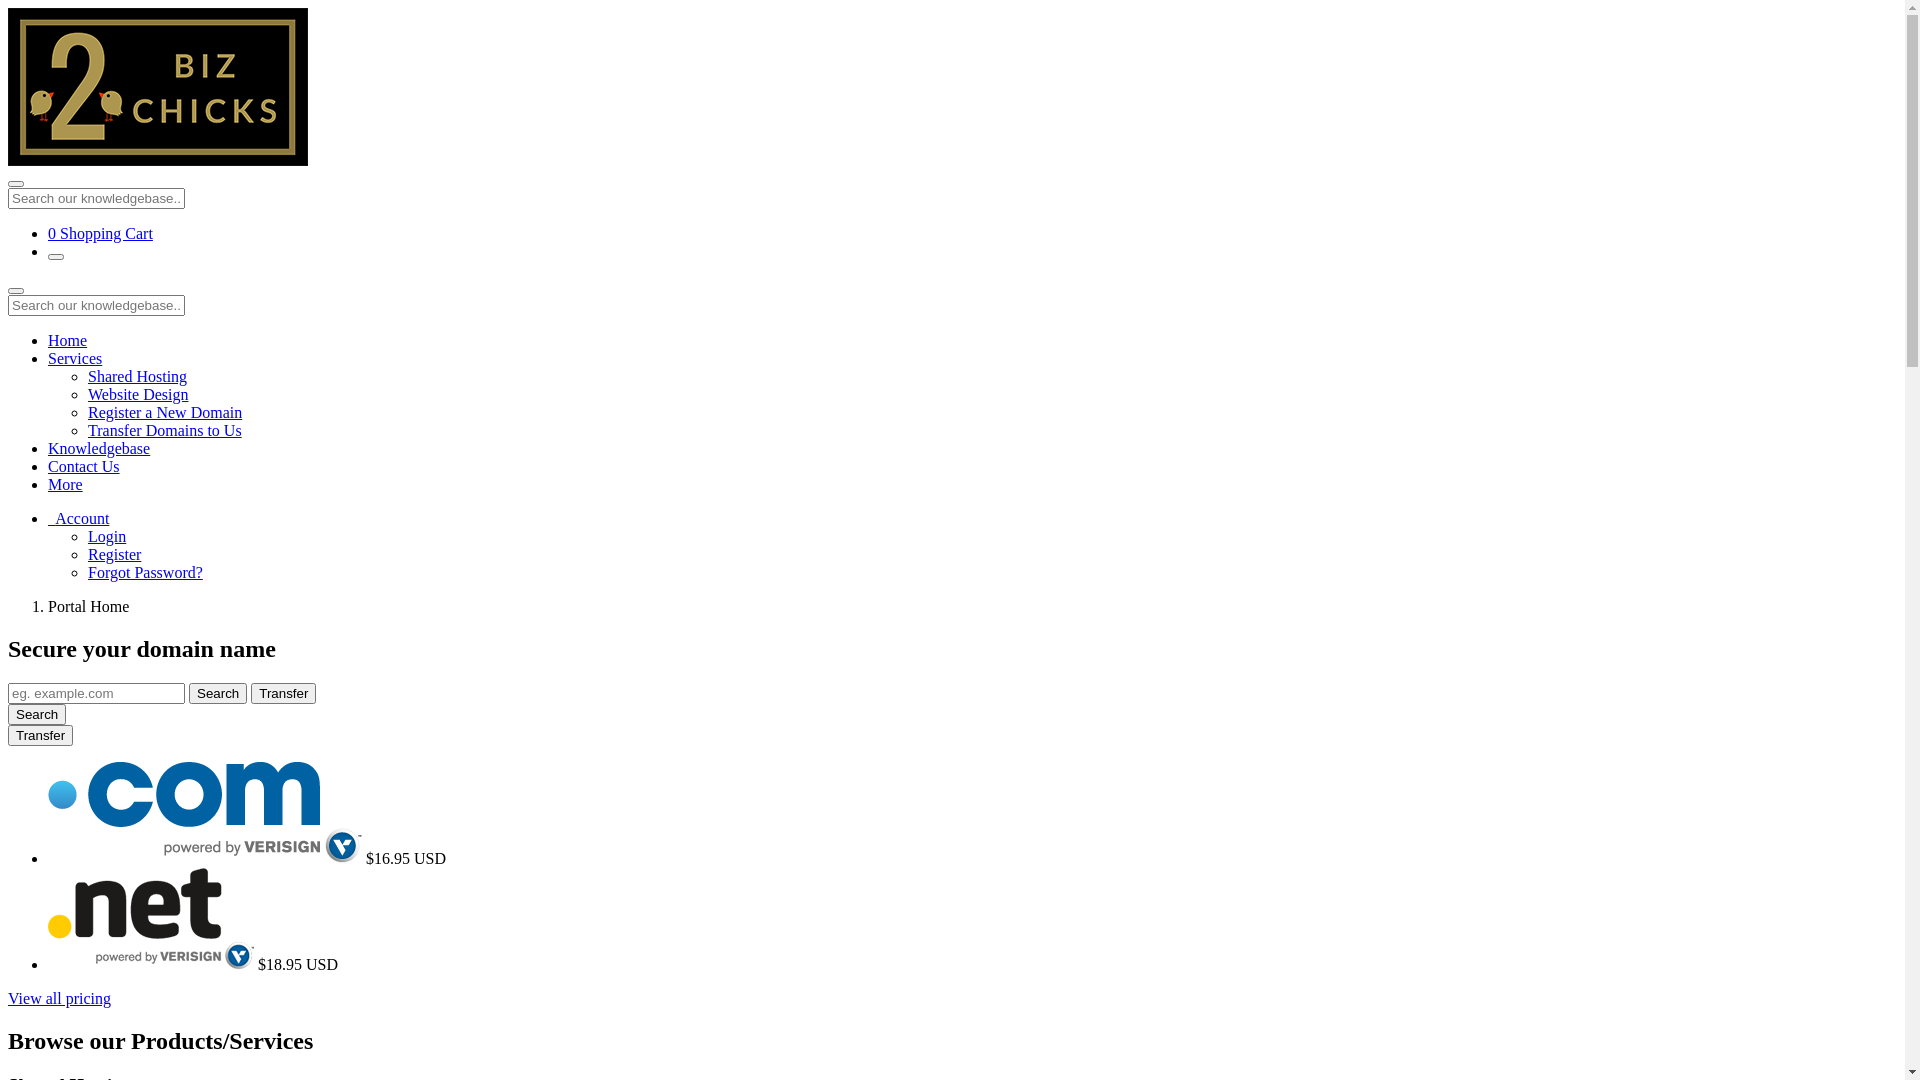 This screenshot has height=1080, width=1920. Describe the element at coordinates (164, 411) in the screenshot. I see `'Register a New Domain'` at that location.